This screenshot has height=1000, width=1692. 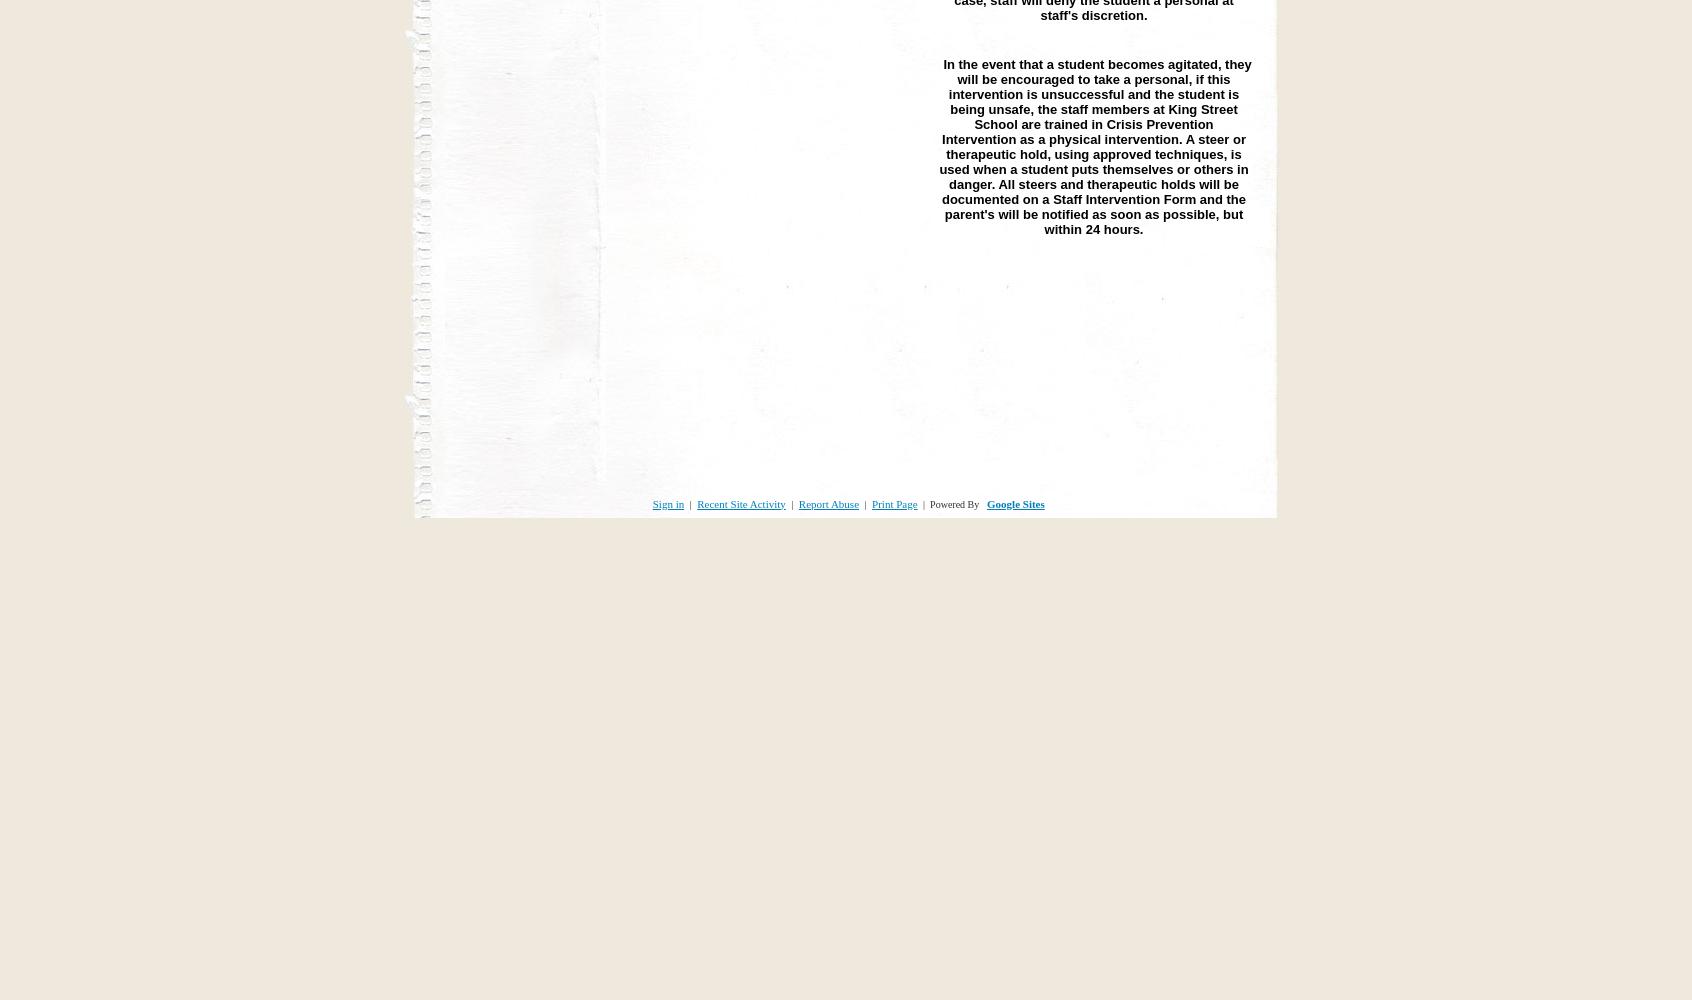 I want to click on 'Print Page', so click(x=893, y=503).